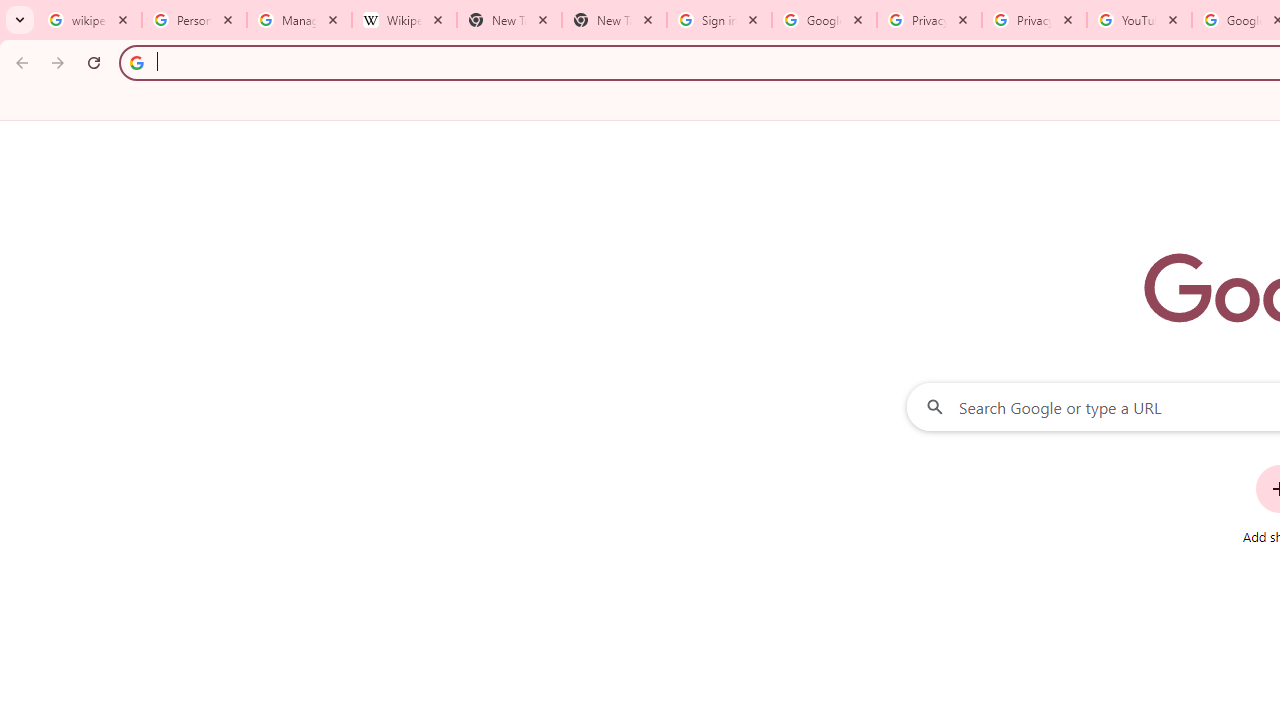 The height and width of the screenshot is (720, 1280). Describe the element at coordinates (194, 20) in the screenshot. I see `'Personalization & Google Search results - Google Search Help'` at that location.